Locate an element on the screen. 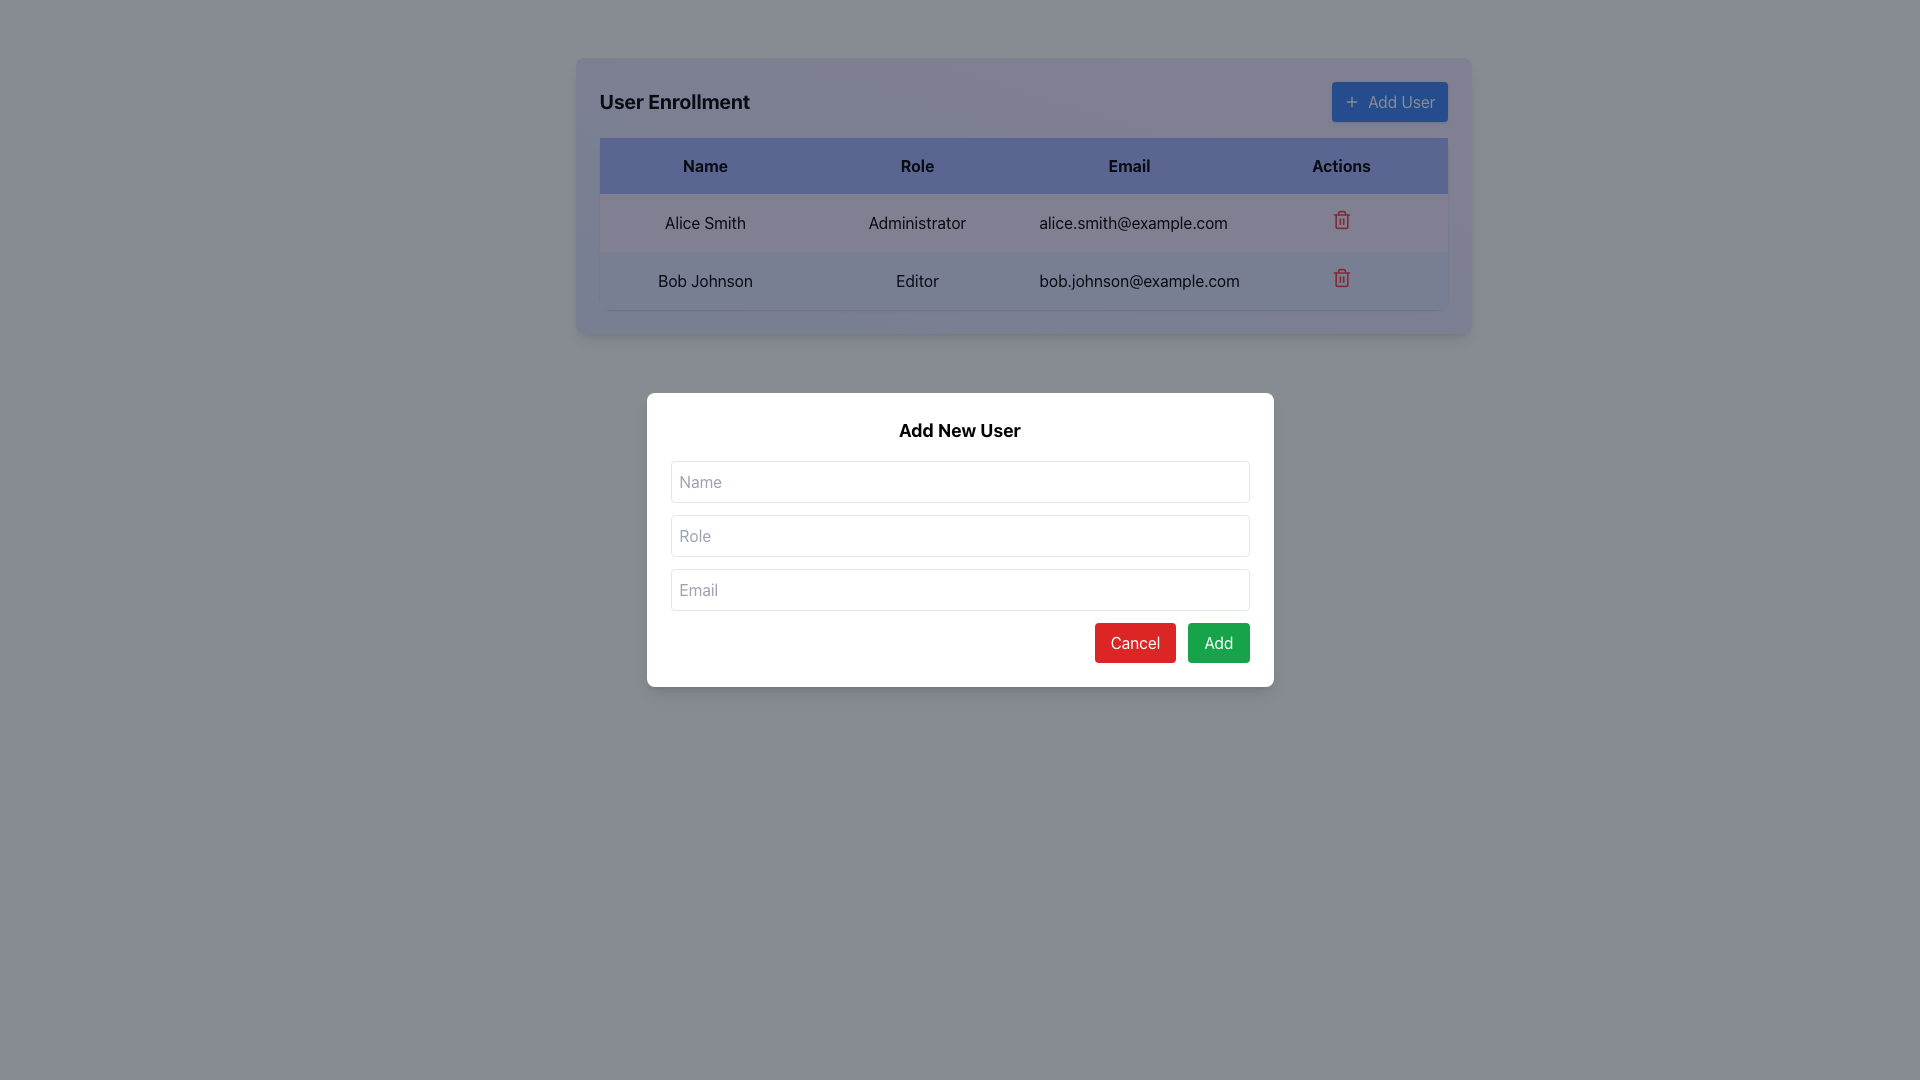  the red 'Cancel' button located at the bottom-right corner of the modal dialog box to observe any hover effects is located at coordinates (1135, 643).